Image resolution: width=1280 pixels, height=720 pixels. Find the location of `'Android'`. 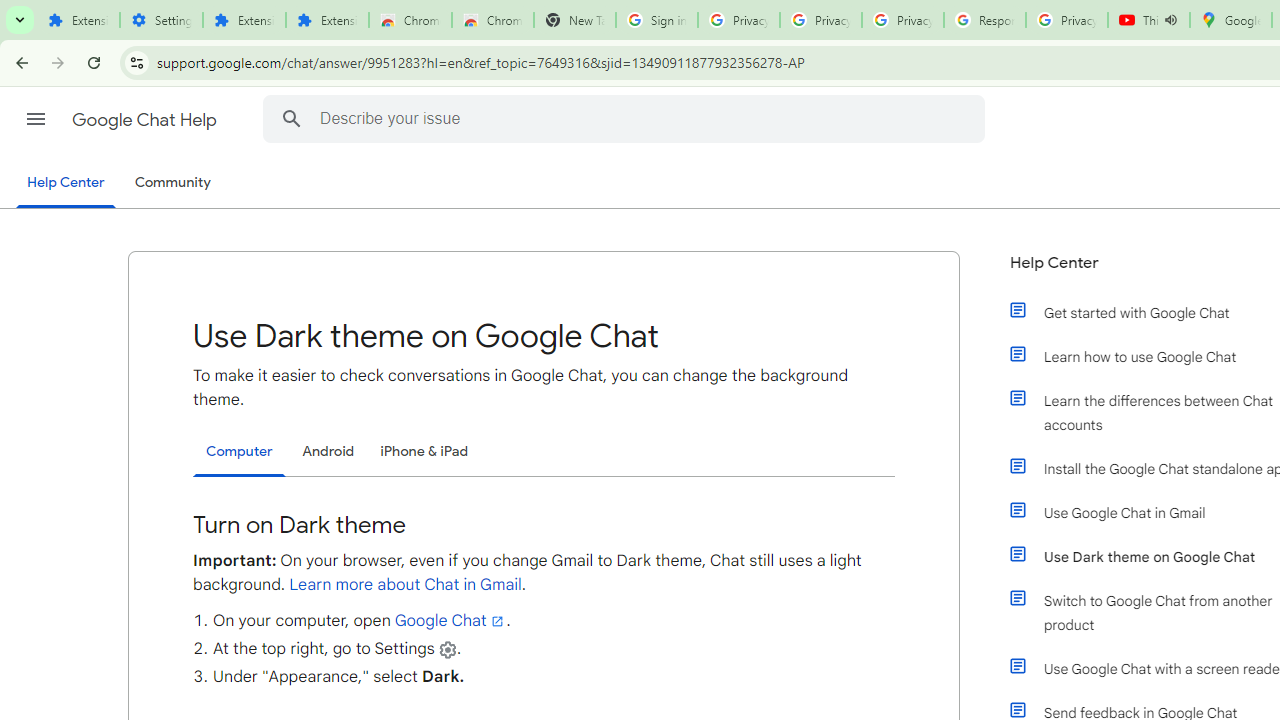

'Android' is located at coordinates (328, 451).